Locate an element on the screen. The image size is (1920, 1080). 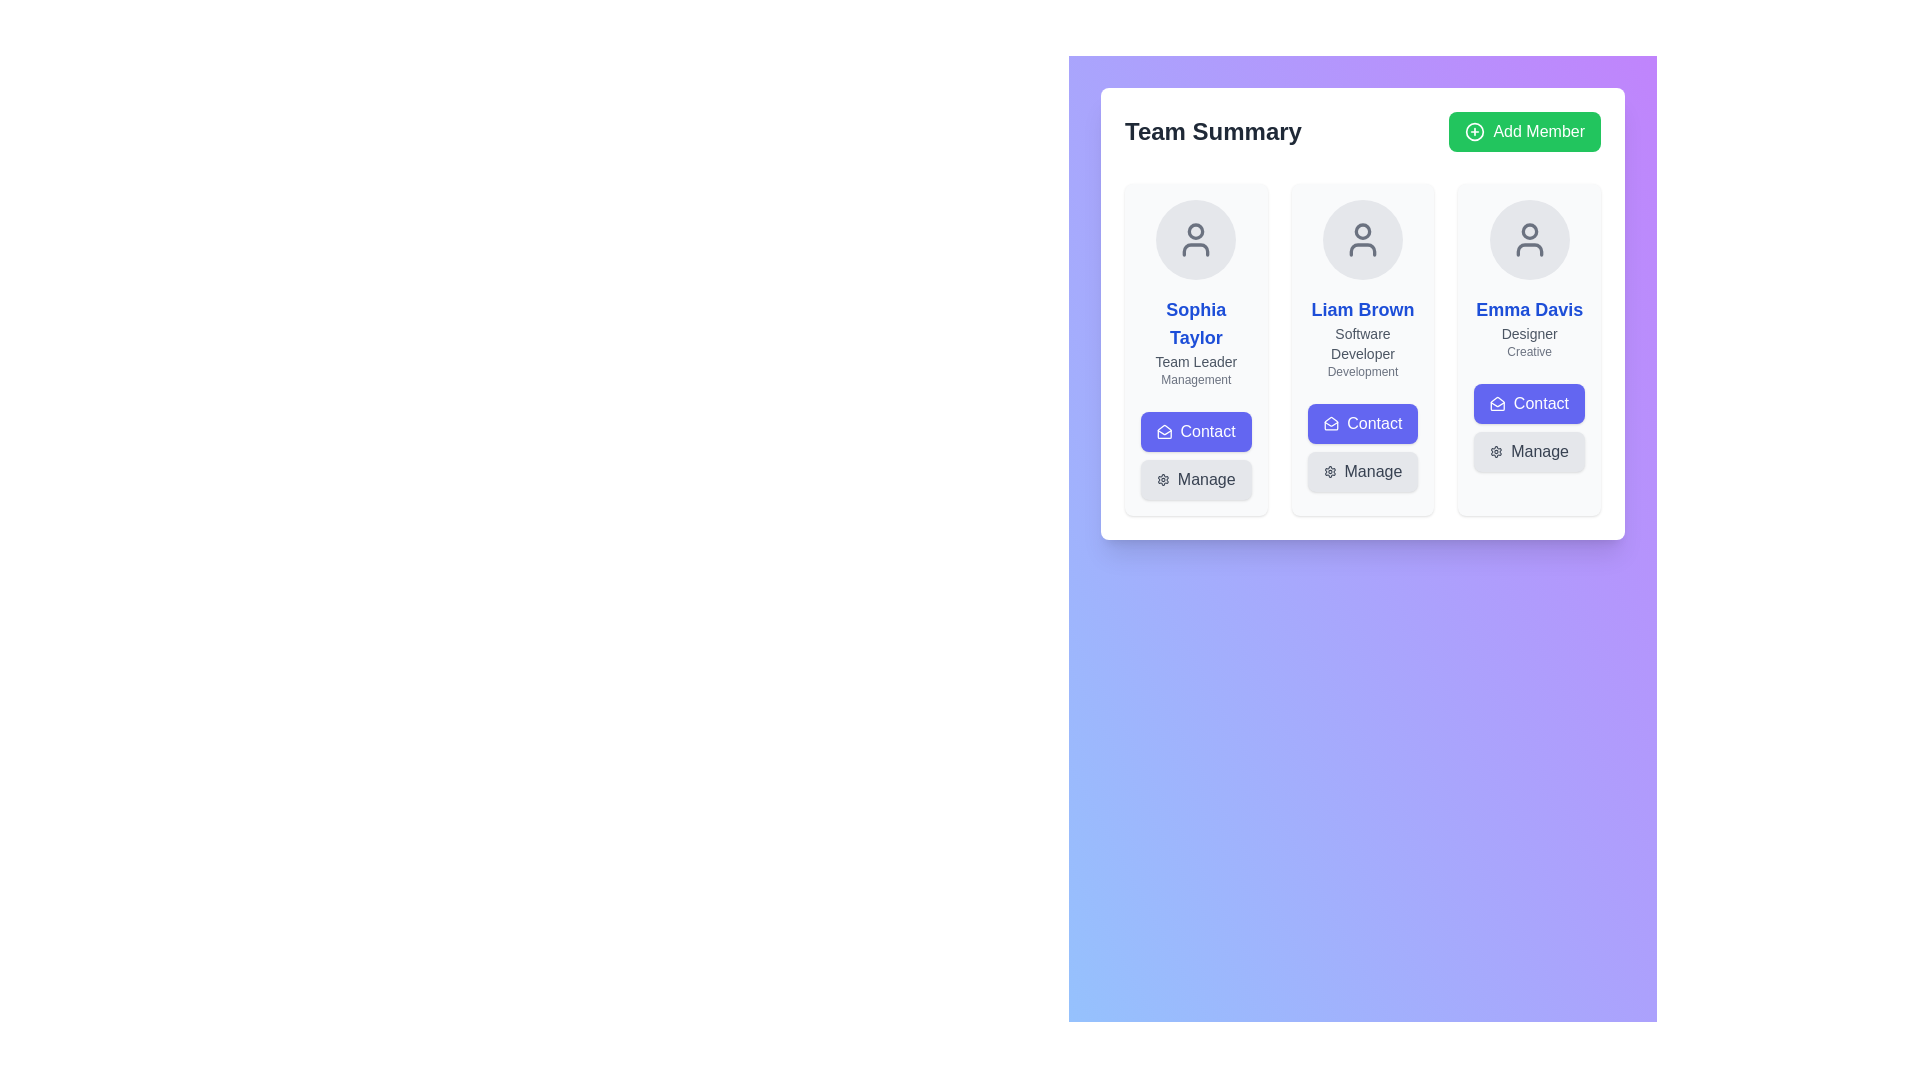
the 'Manage' button, which is a rectangular button with rounded corners, light gray background, and a gear icon next to the text 'Manage', located below the 'Contact' button in Liam Brown's card is located at coordinates (1362, 471).